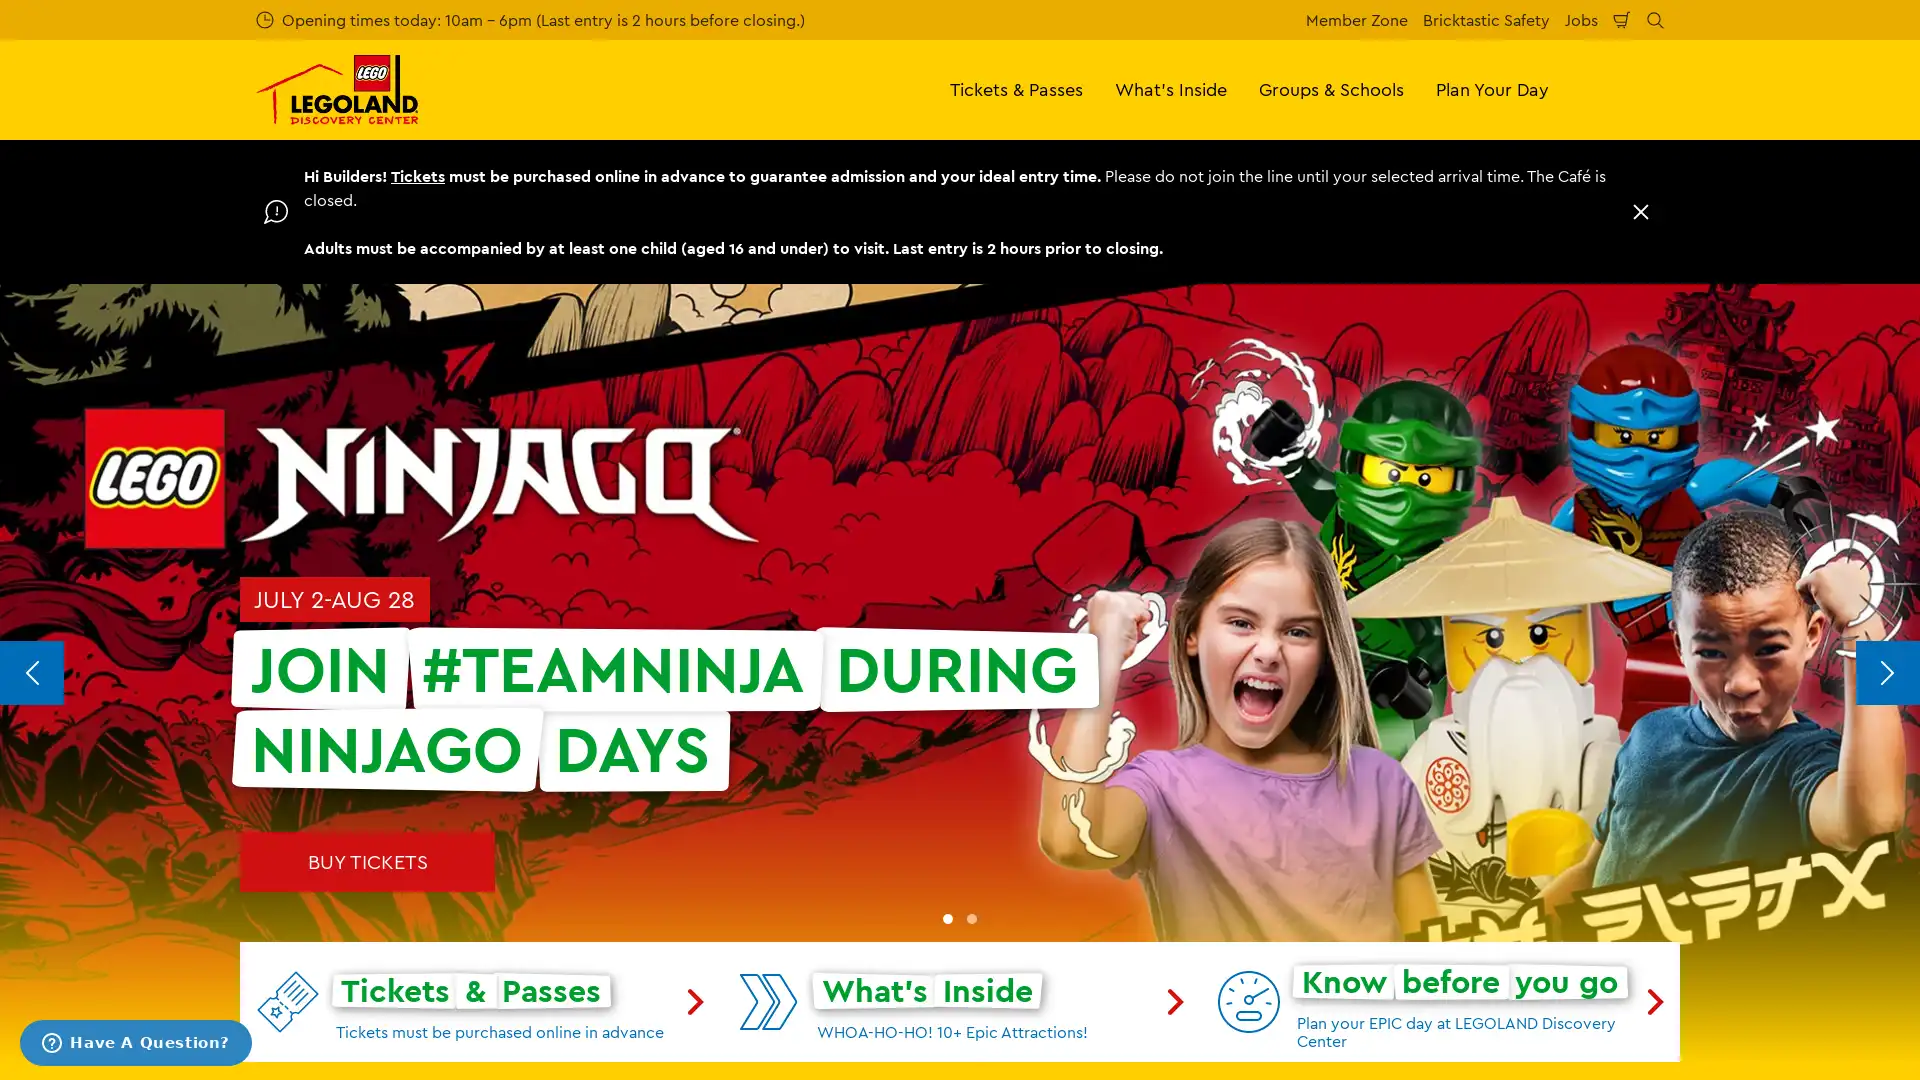 This screenshot has height=1080, width=1920. What do you see at coordinates (947, 918) in the screenshot?
I see `Go to slide 1` at bounding box center [947, 918].